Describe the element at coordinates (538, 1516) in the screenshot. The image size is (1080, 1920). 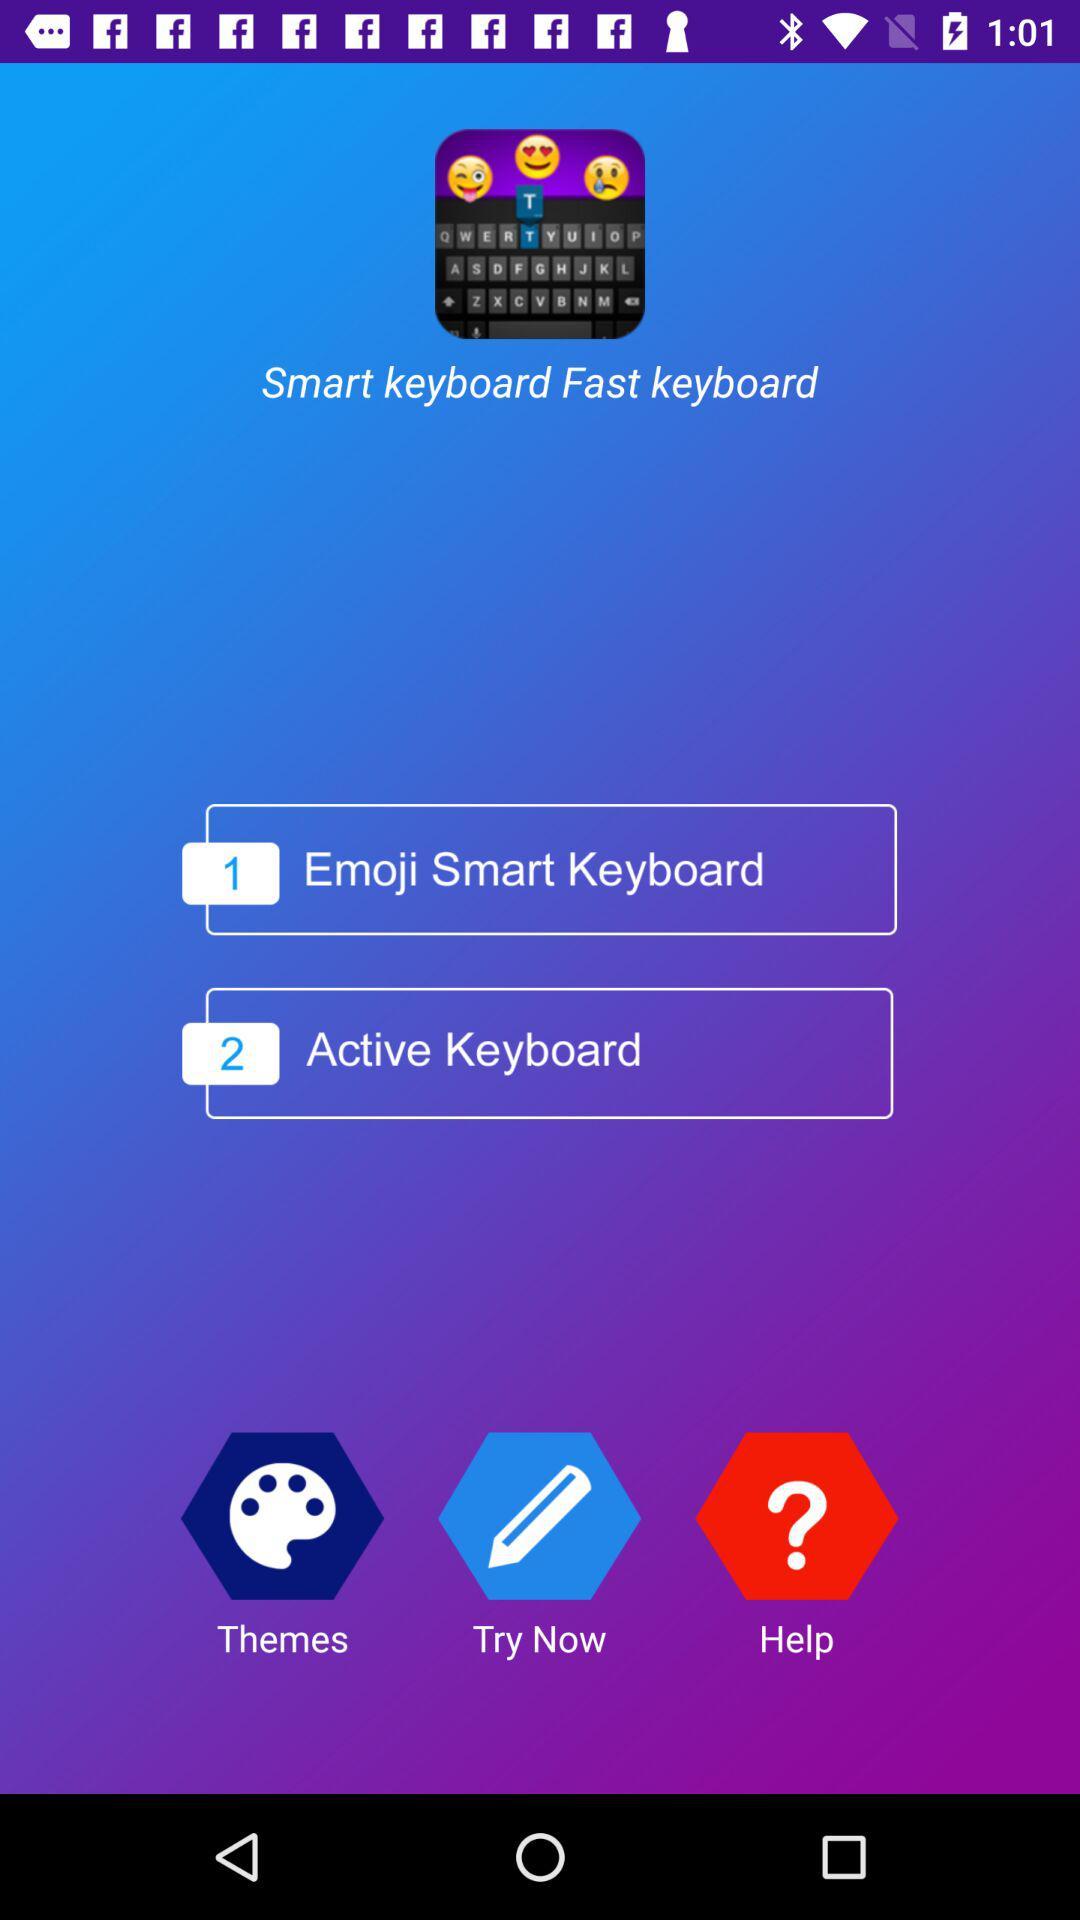
I see `click the pencil` at that location.